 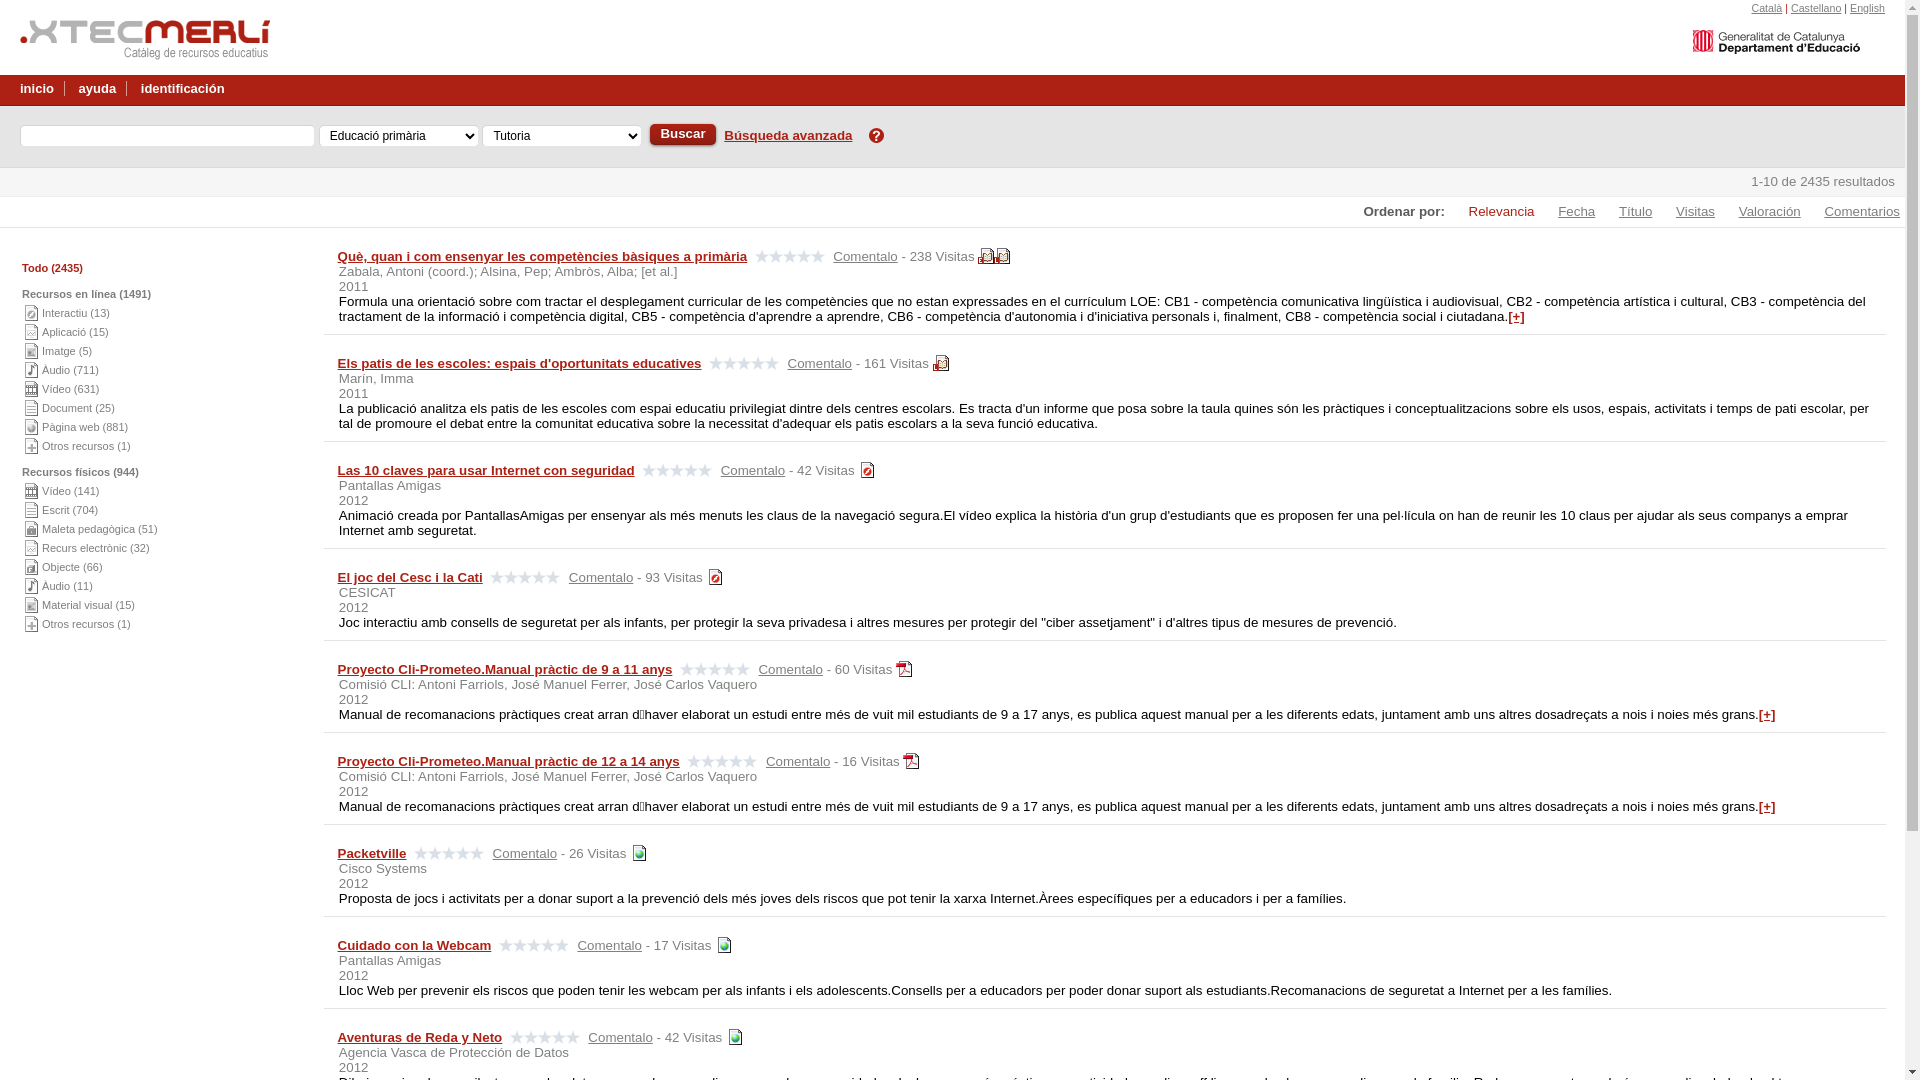 What do you see at coordinates (1866, 7) in the screenshot?
I see `'English'` at bounding box center [1866, 7].